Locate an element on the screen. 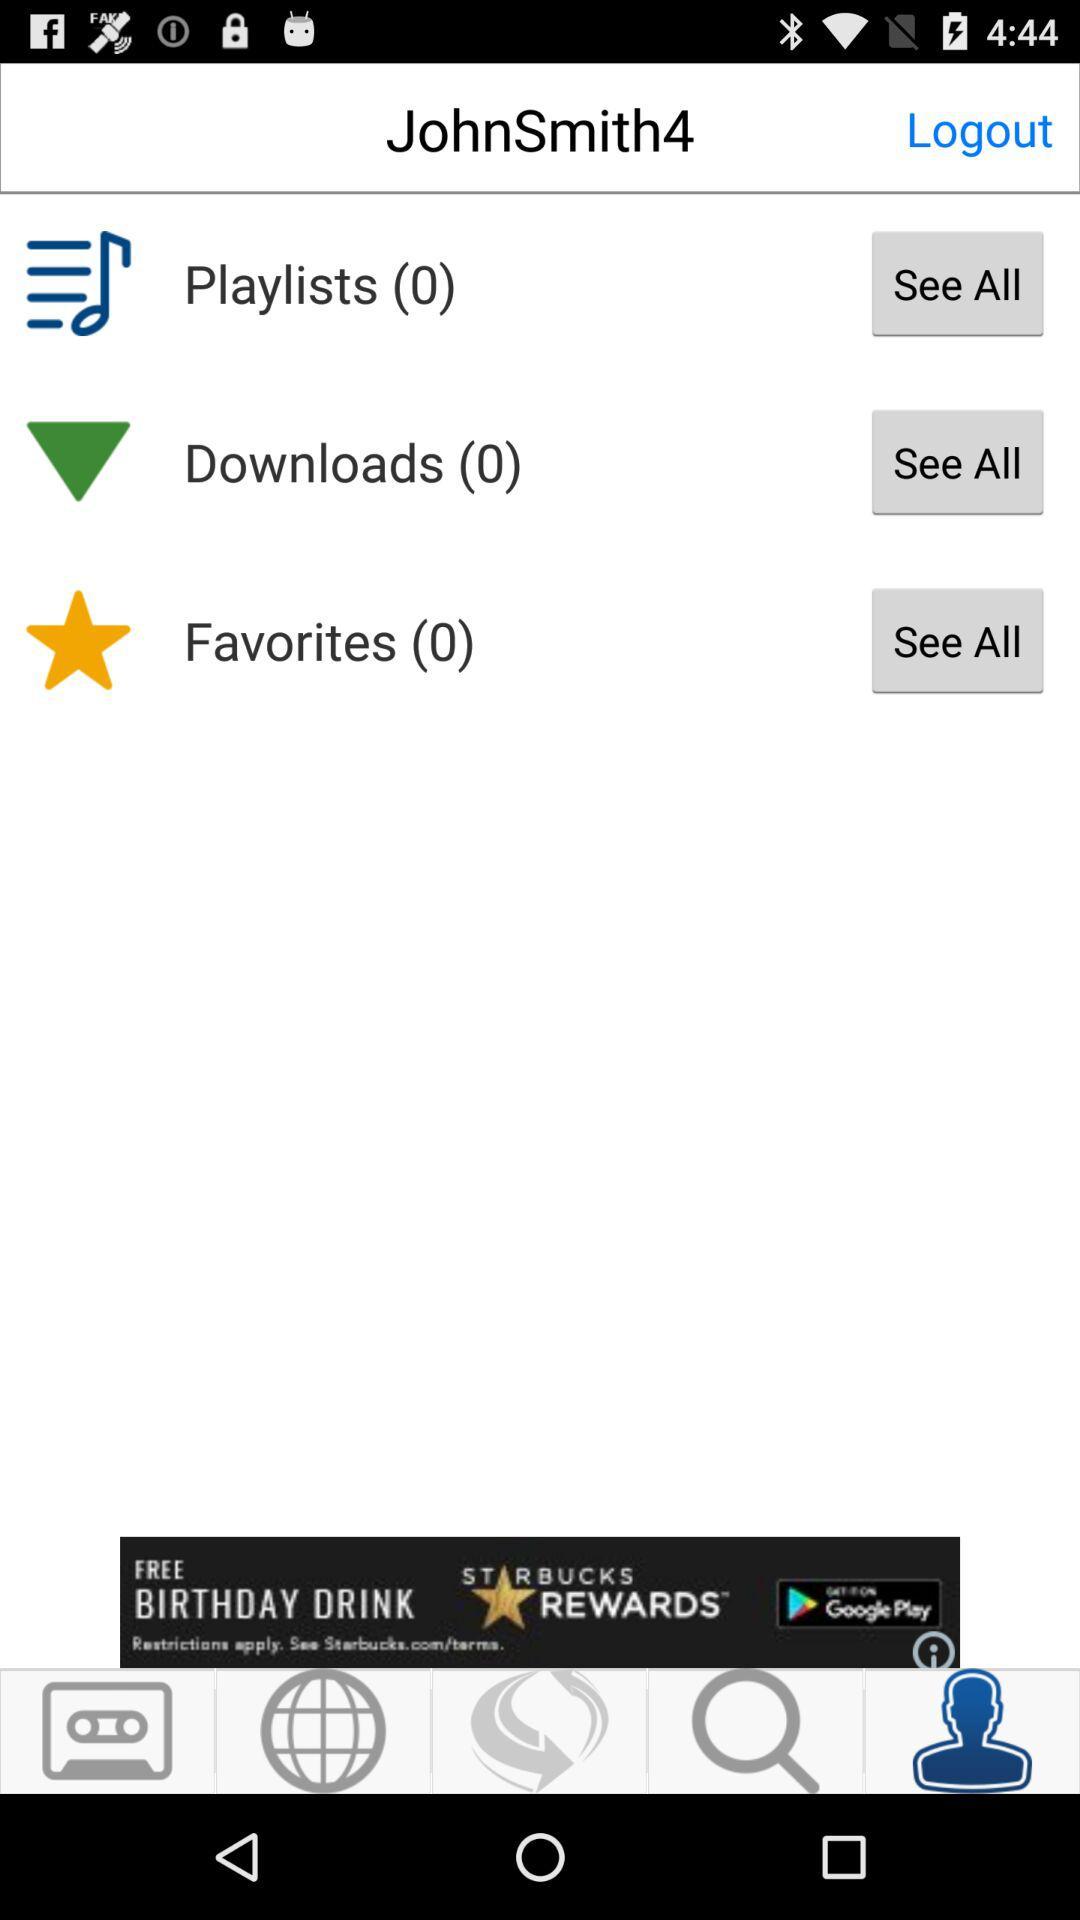  advertise banner is located at coordinates (540, 1602).